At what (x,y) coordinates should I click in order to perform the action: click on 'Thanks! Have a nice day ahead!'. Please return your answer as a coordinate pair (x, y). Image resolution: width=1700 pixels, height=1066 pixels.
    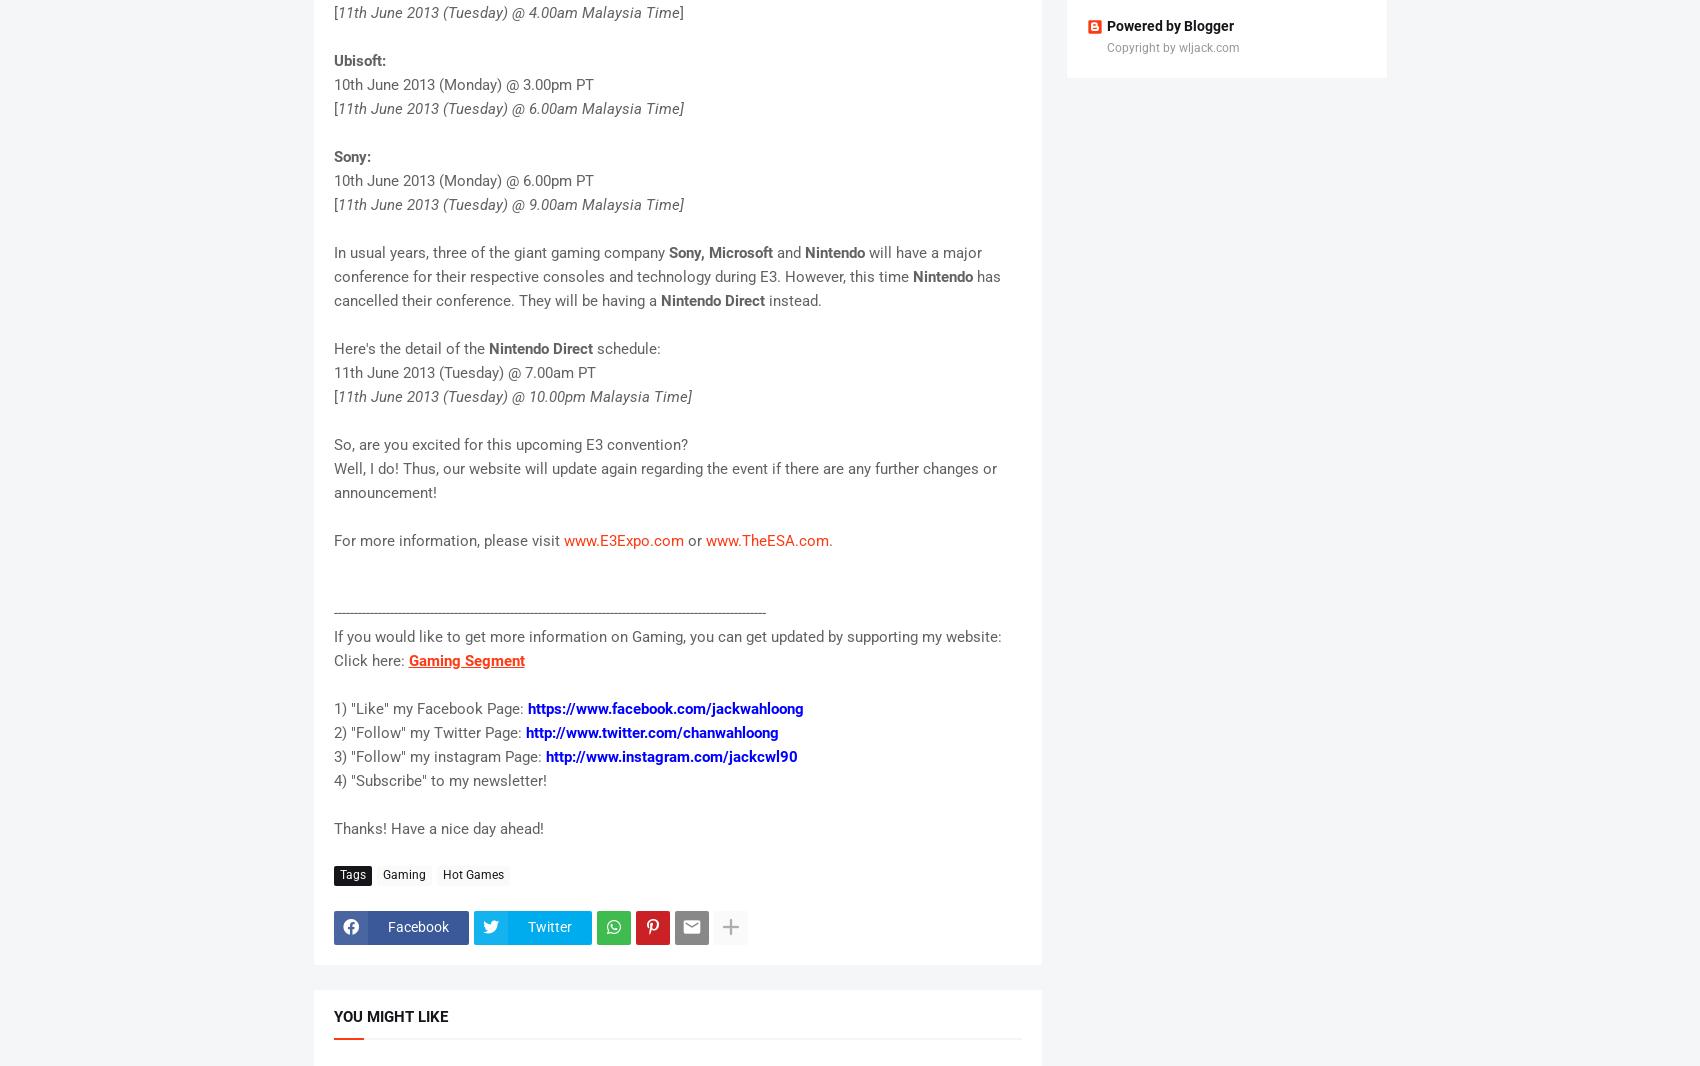
    Looking at the image, I should click on (437, 827).